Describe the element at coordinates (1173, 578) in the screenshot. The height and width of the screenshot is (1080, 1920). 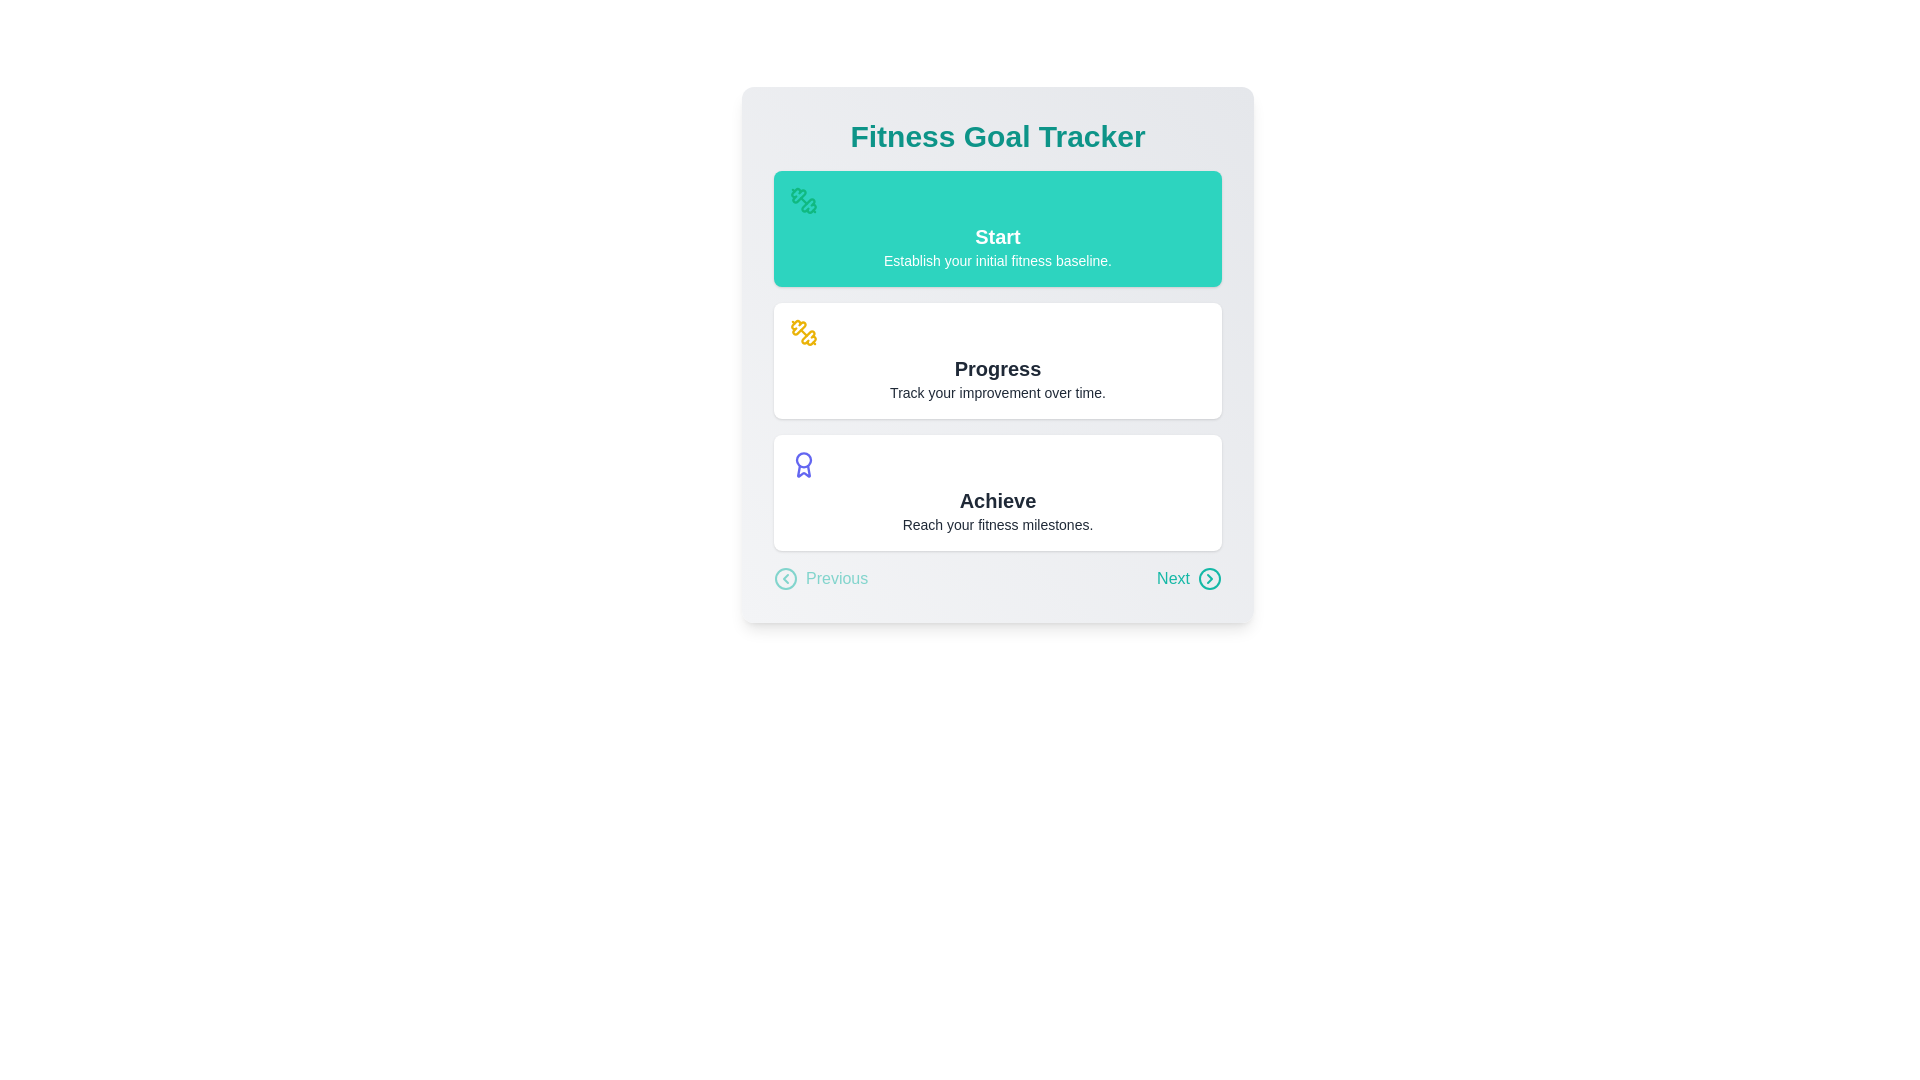
I see `the navigation button located on the lower-right corner of the 'Fitness Goal Tracker' dialog box to proceed to the next step` at that location.